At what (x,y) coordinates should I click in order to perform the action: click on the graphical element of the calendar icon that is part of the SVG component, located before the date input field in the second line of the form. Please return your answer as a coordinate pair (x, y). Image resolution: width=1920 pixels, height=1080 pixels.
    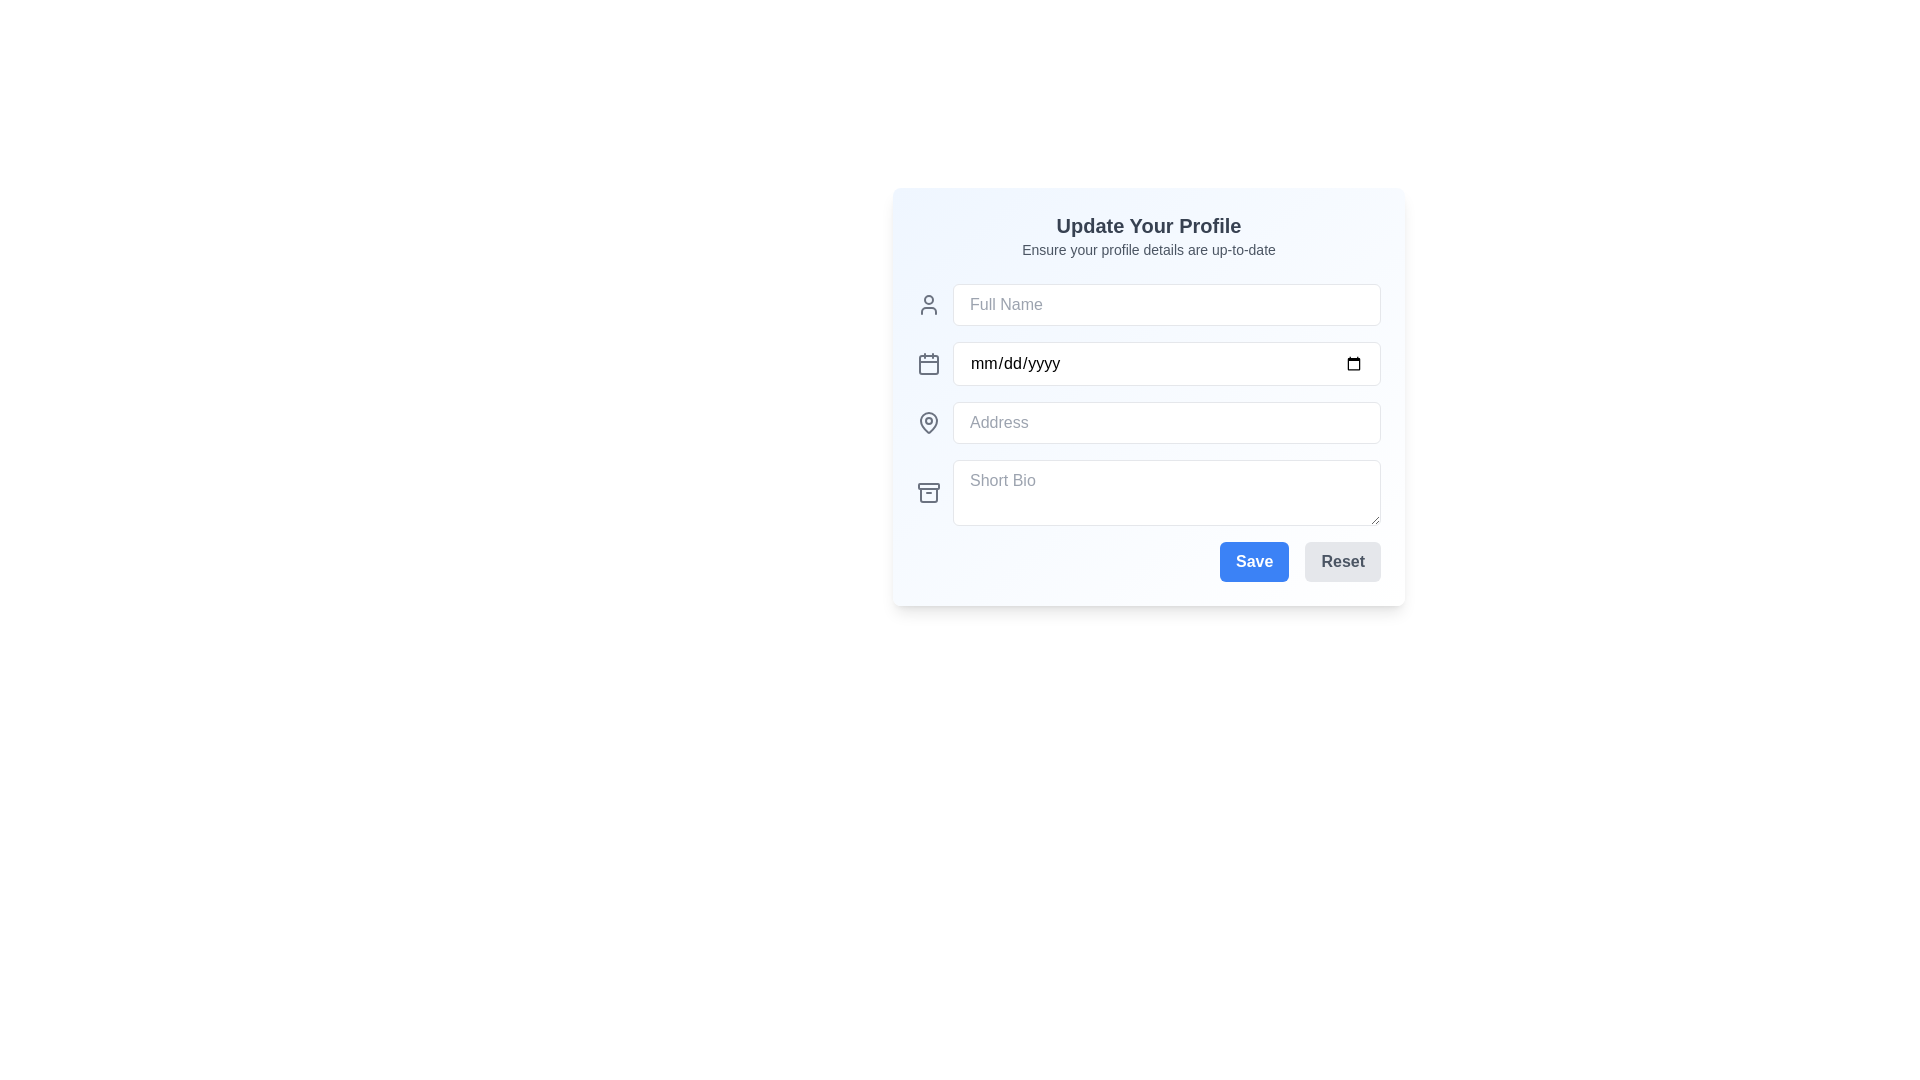
    Looking at the image, I should click on (928, 365).